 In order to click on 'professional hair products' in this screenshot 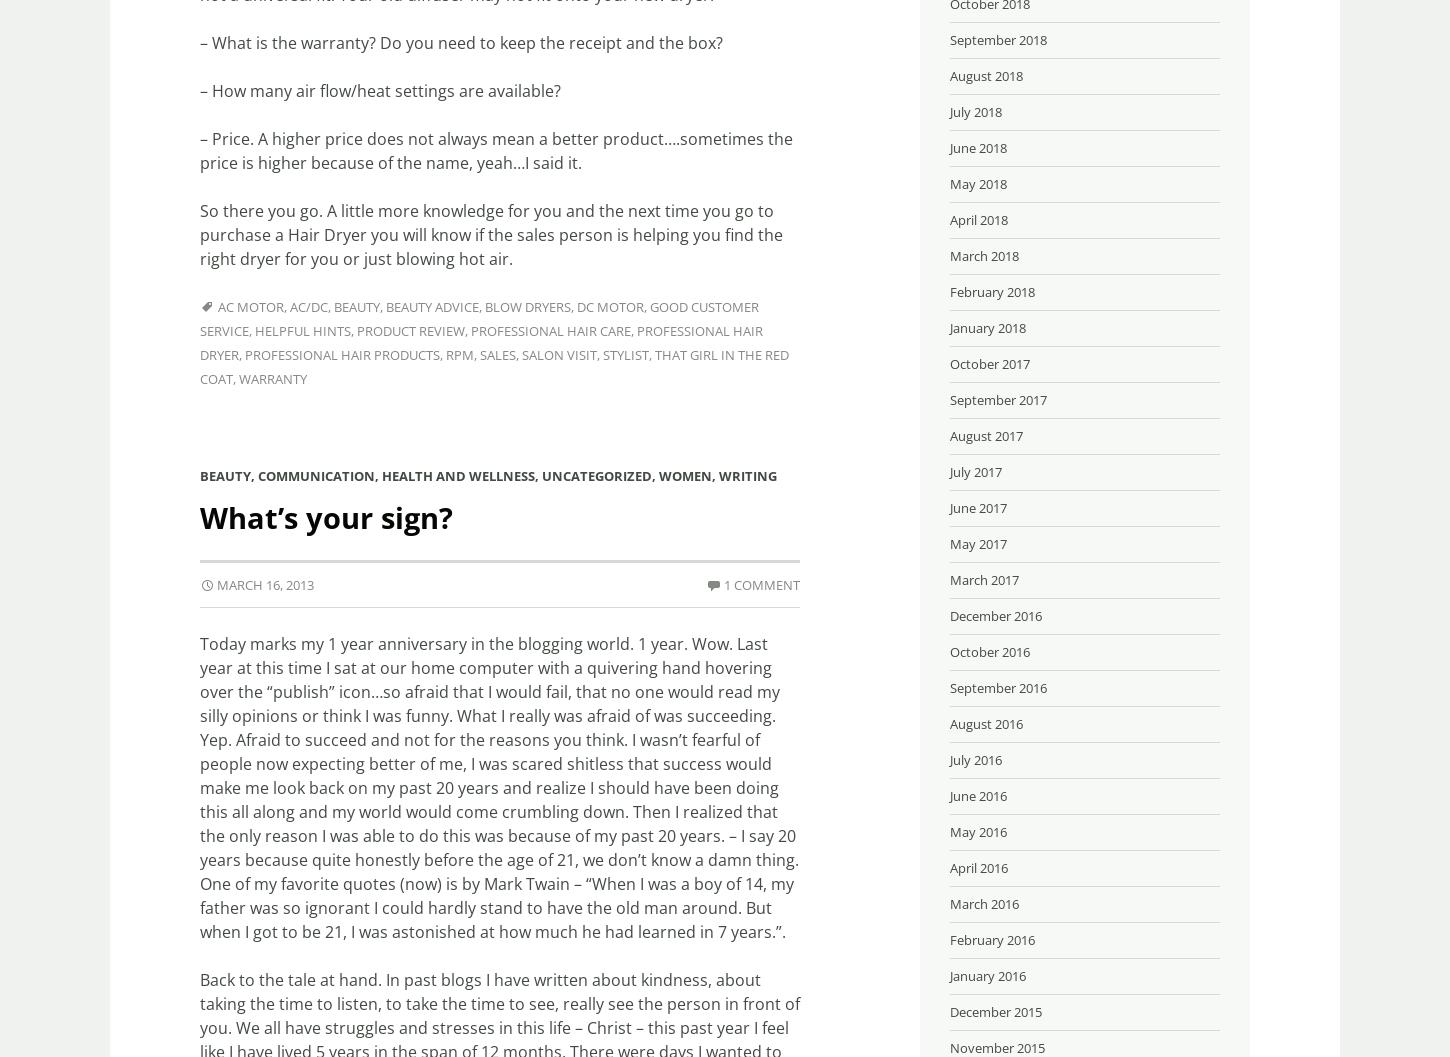, I will do `click(342, 355)`.